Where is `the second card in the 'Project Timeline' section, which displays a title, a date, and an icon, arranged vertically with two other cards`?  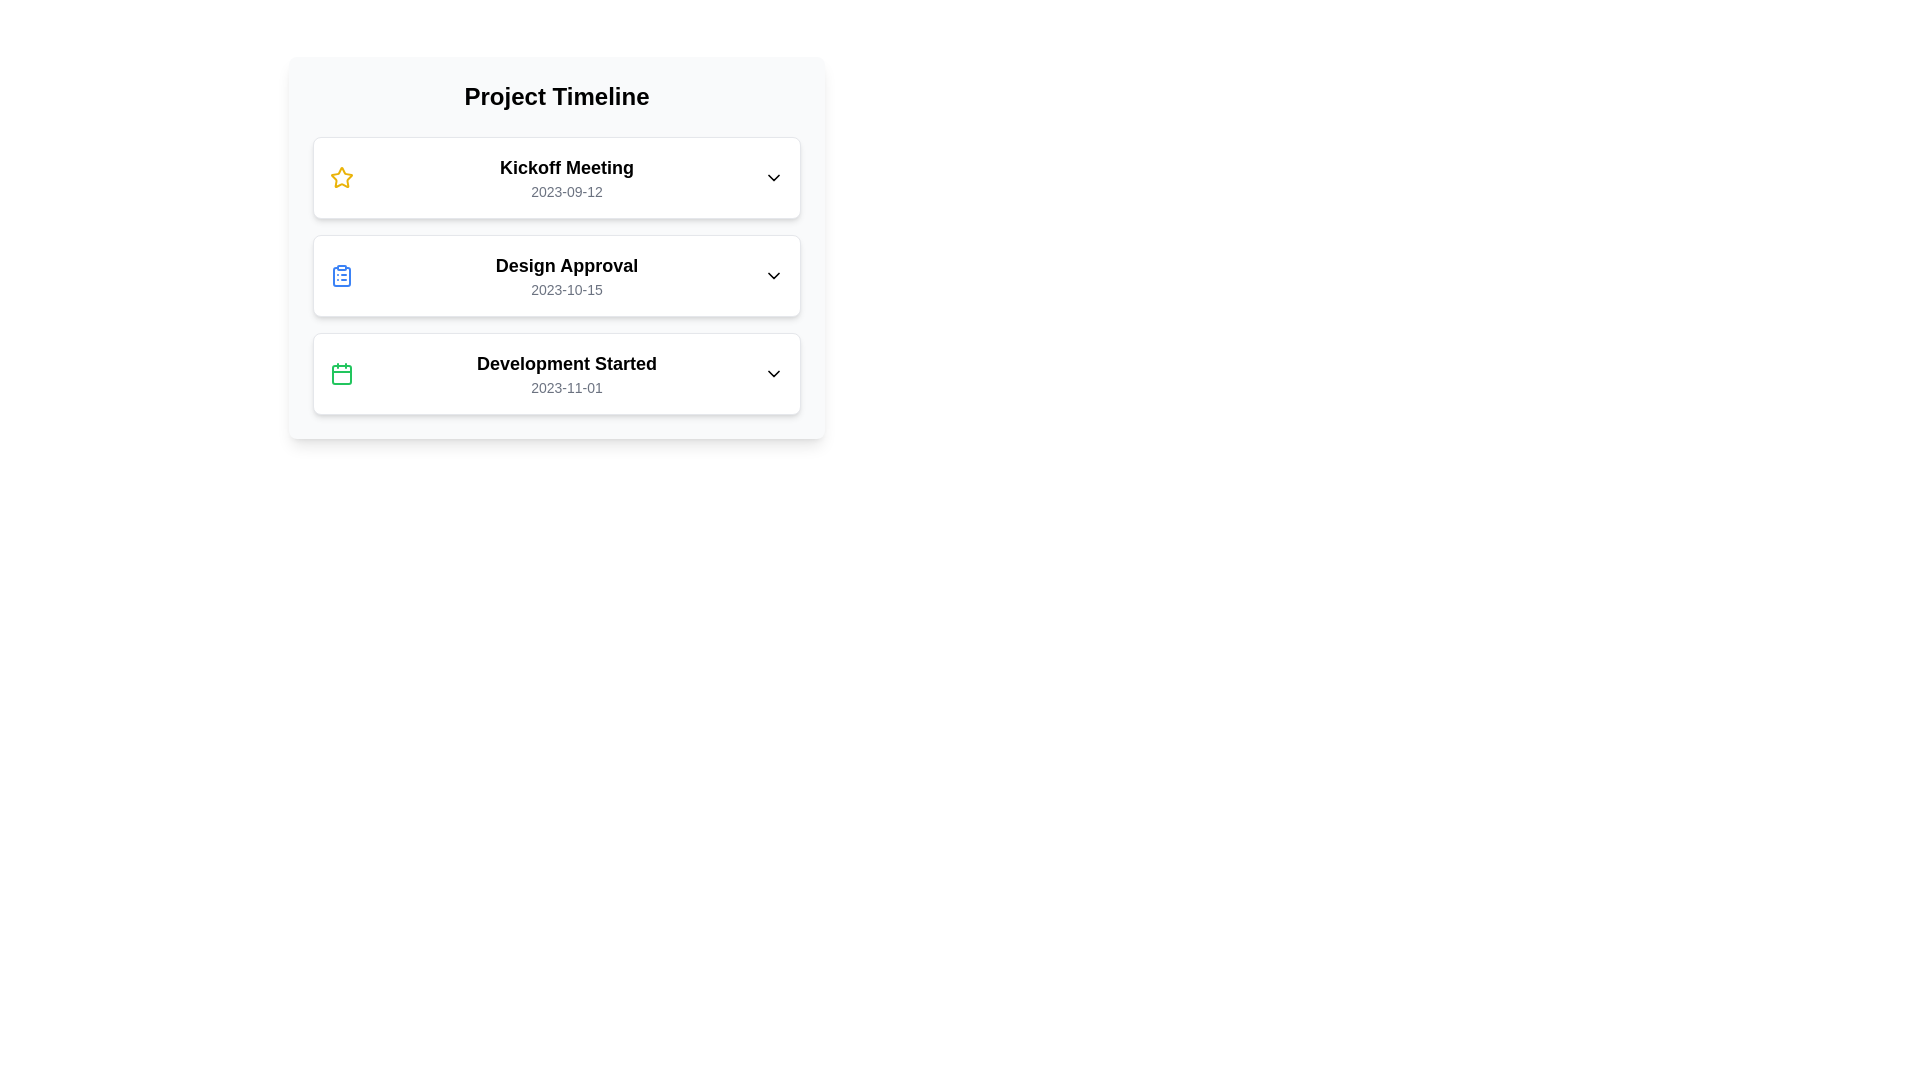 the second card in the 'Project Timeline' section, which displays a title, a date, and an icon, arranged vertically with two other cards is located at coordinates (556, 276).